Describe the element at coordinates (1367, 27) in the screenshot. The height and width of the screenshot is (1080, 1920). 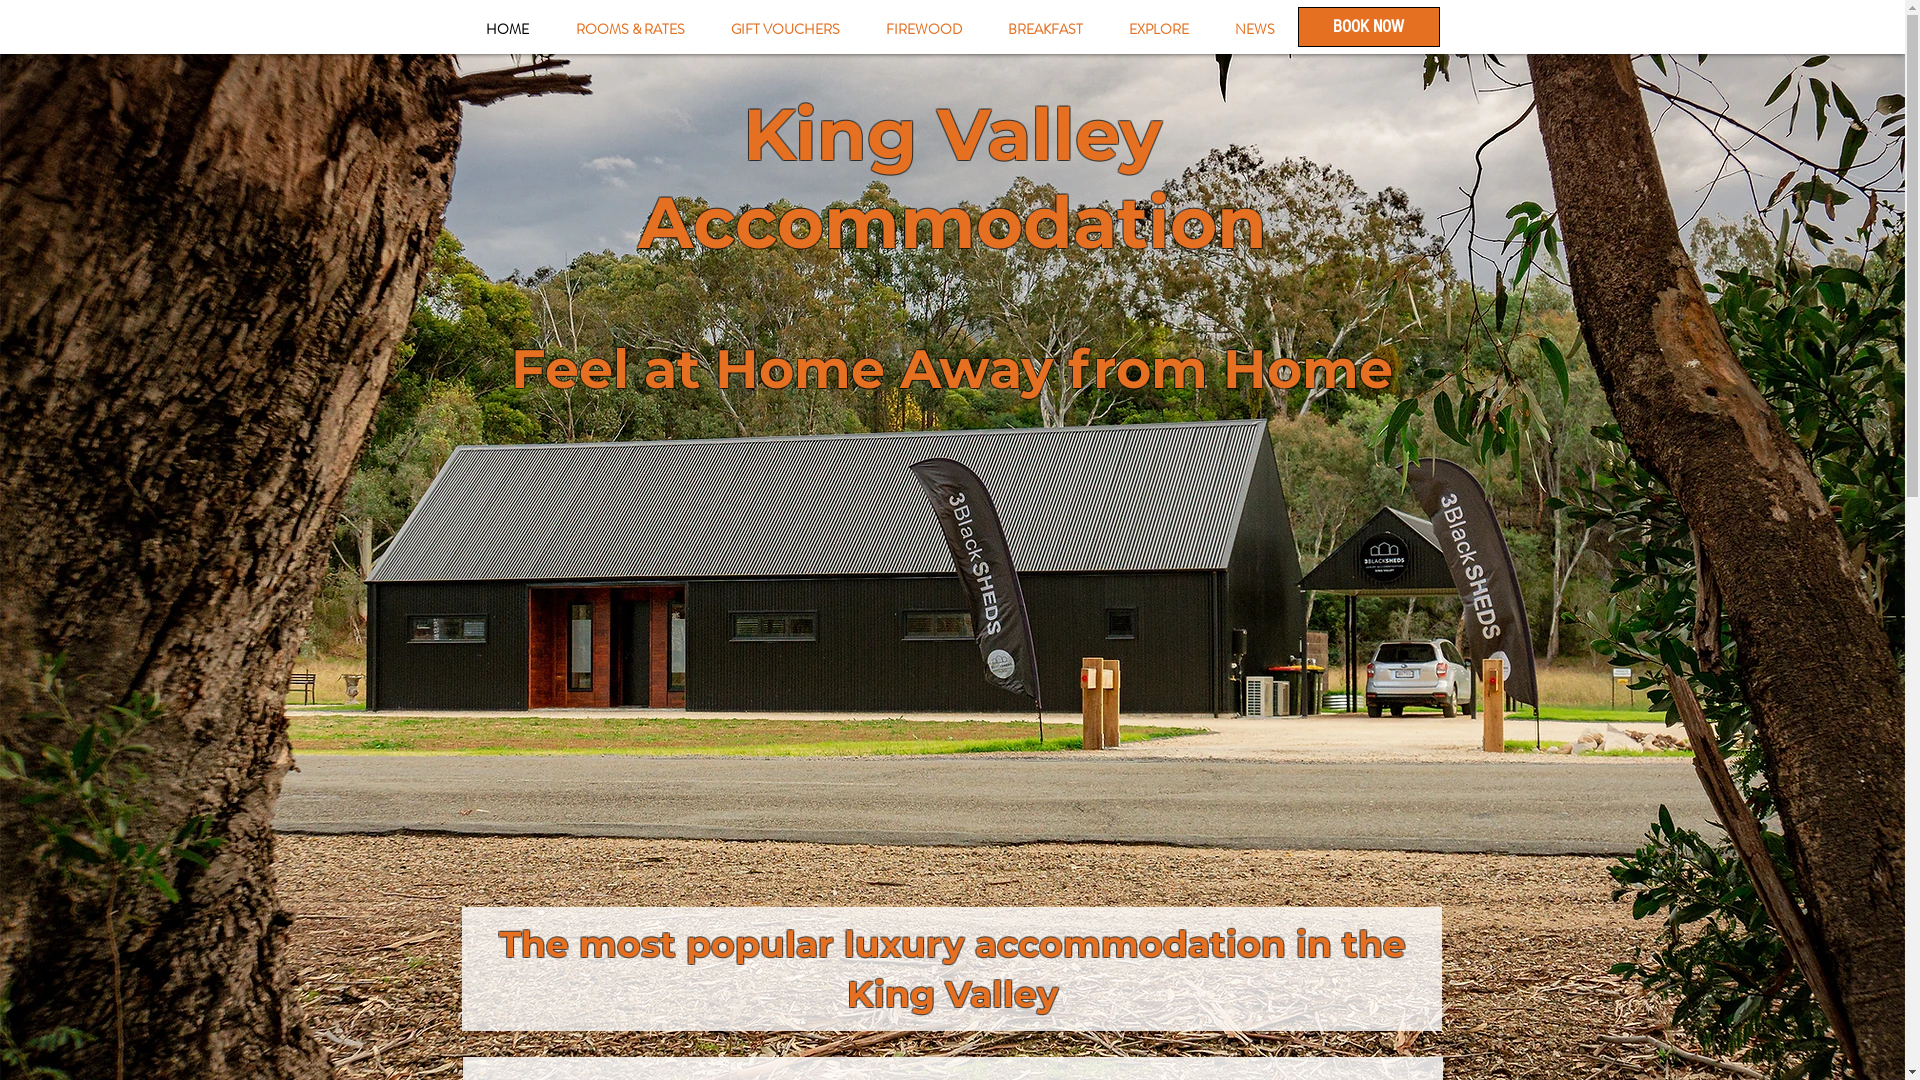
I see `'BOOK NOW'` at that location.